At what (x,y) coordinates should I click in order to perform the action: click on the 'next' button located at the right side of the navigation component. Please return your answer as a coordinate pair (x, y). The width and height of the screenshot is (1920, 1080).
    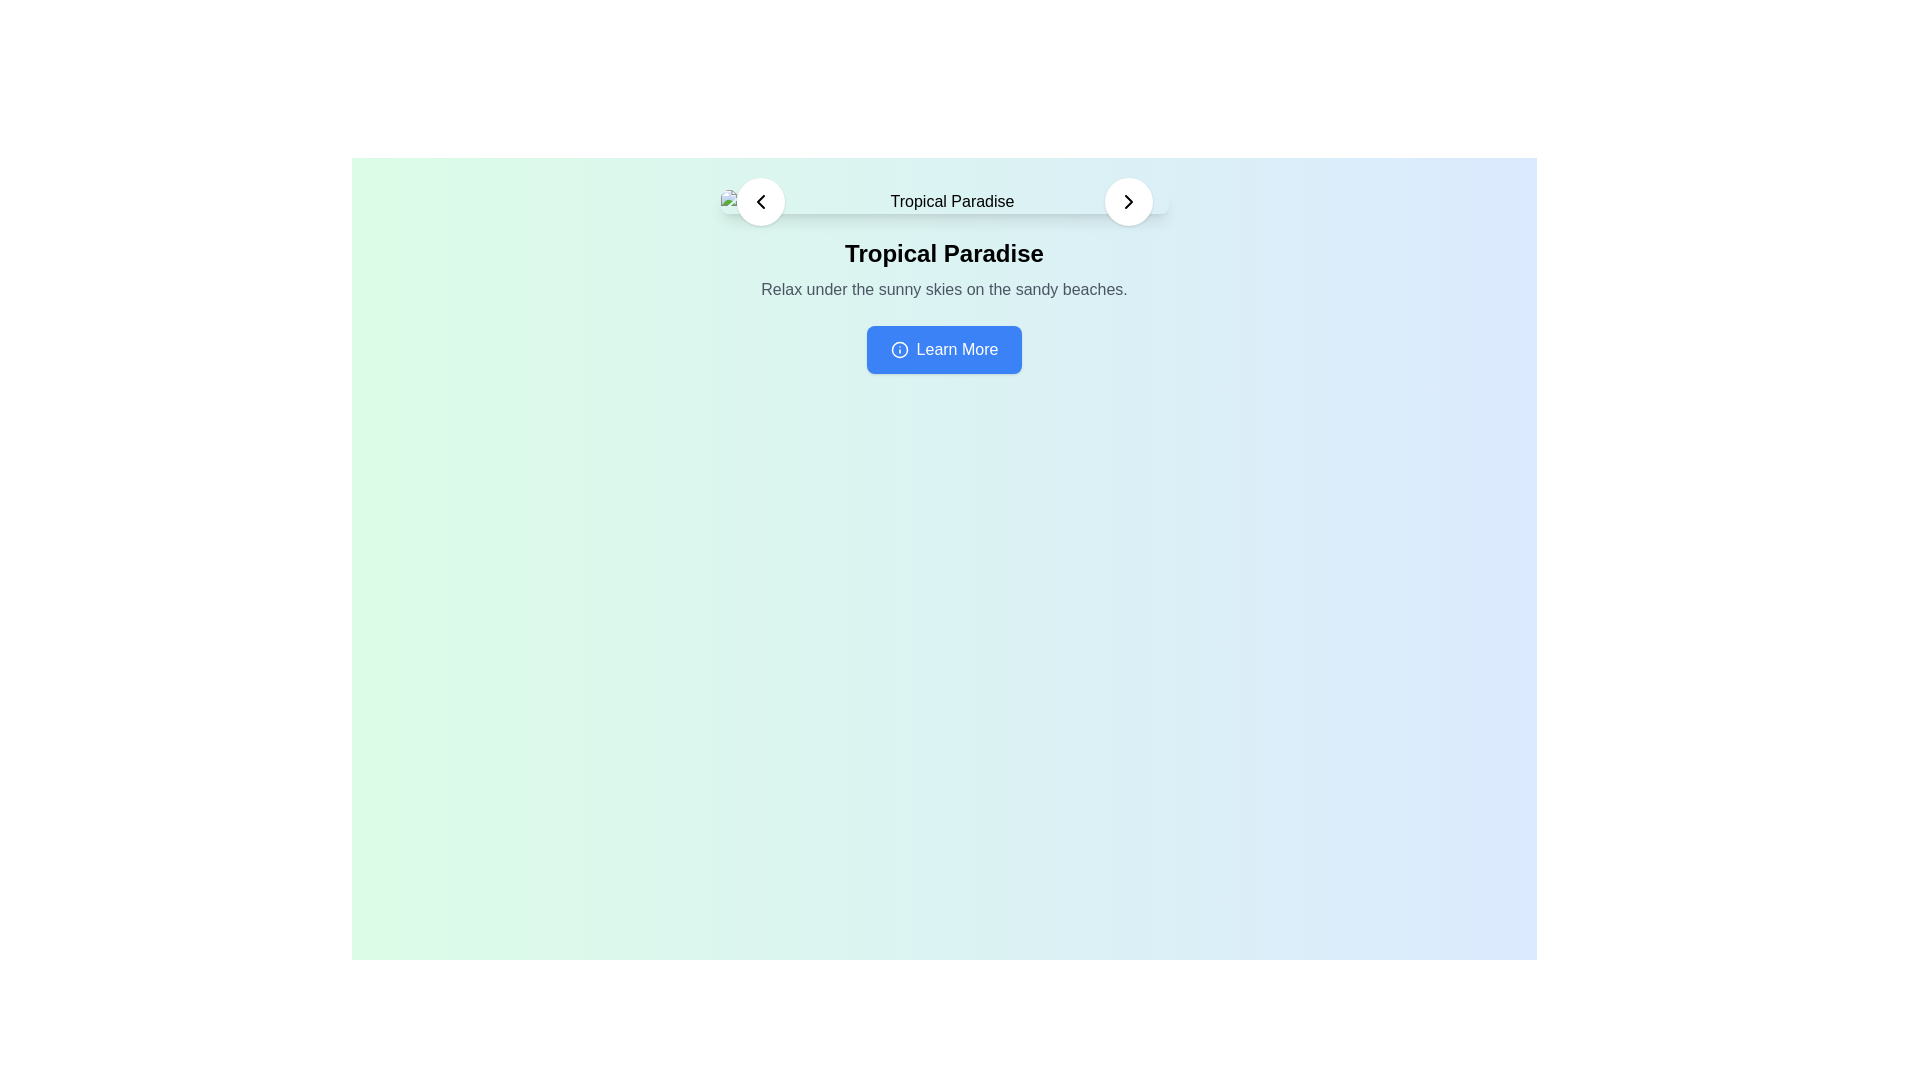
    Looking at the image, I should click on (1128, 201).